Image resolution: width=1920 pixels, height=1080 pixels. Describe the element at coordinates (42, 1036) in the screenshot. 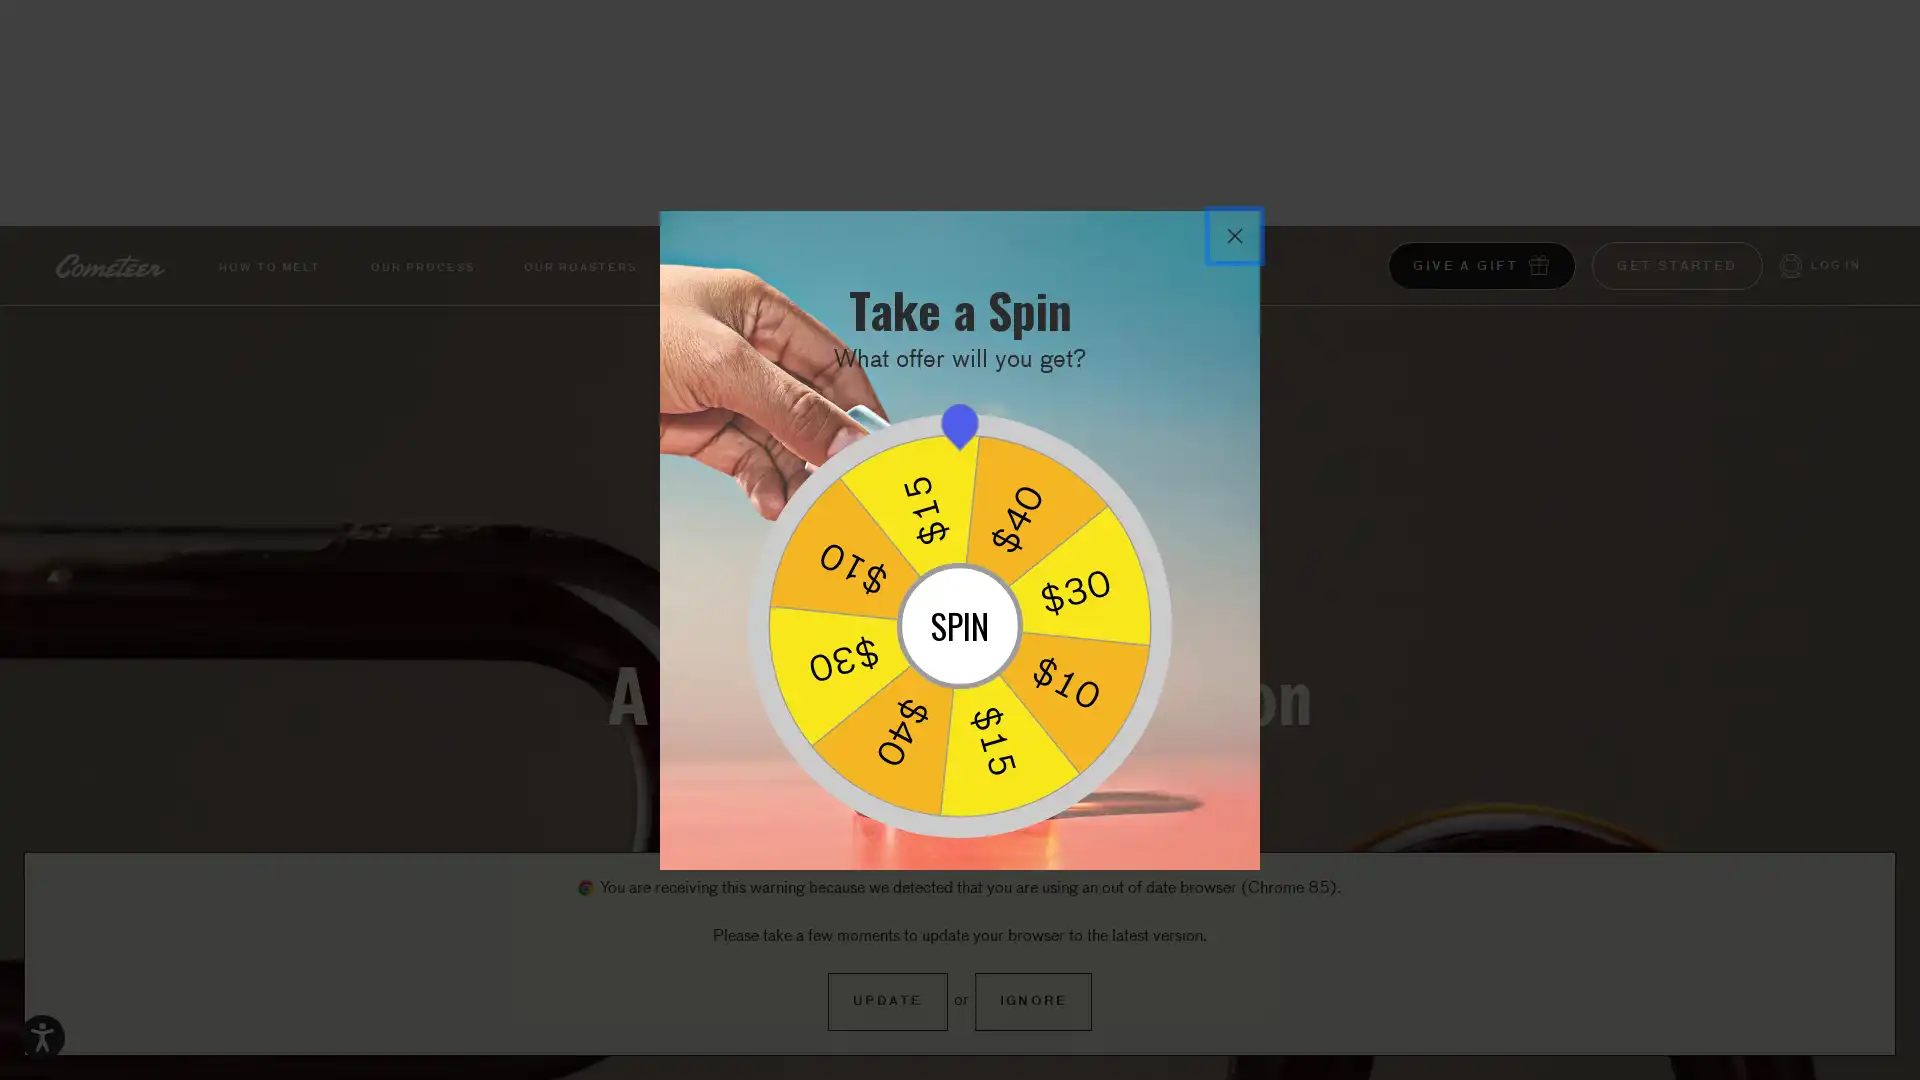

I see `Open accessibility options, statement and help` at that location.